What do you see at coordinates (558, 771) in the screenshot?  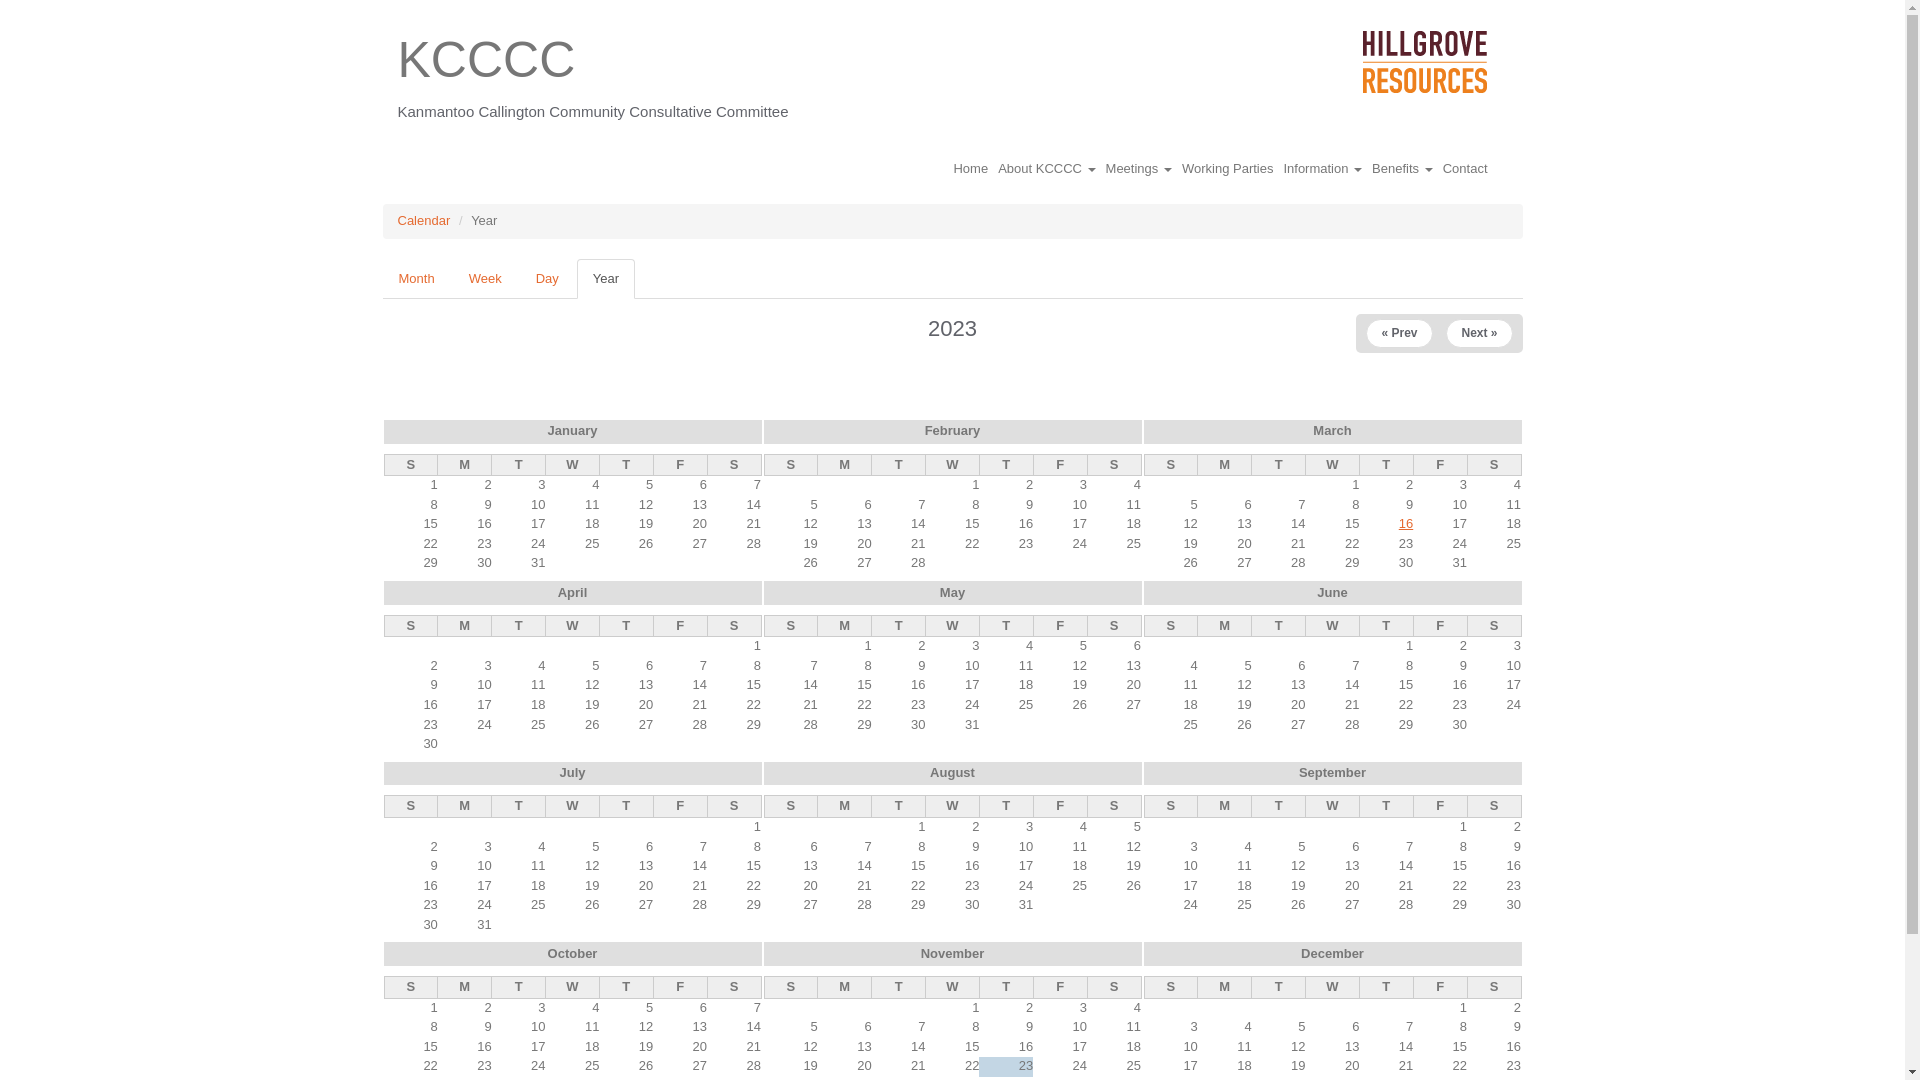 I see `'July'` at bounding box center [558, 771].